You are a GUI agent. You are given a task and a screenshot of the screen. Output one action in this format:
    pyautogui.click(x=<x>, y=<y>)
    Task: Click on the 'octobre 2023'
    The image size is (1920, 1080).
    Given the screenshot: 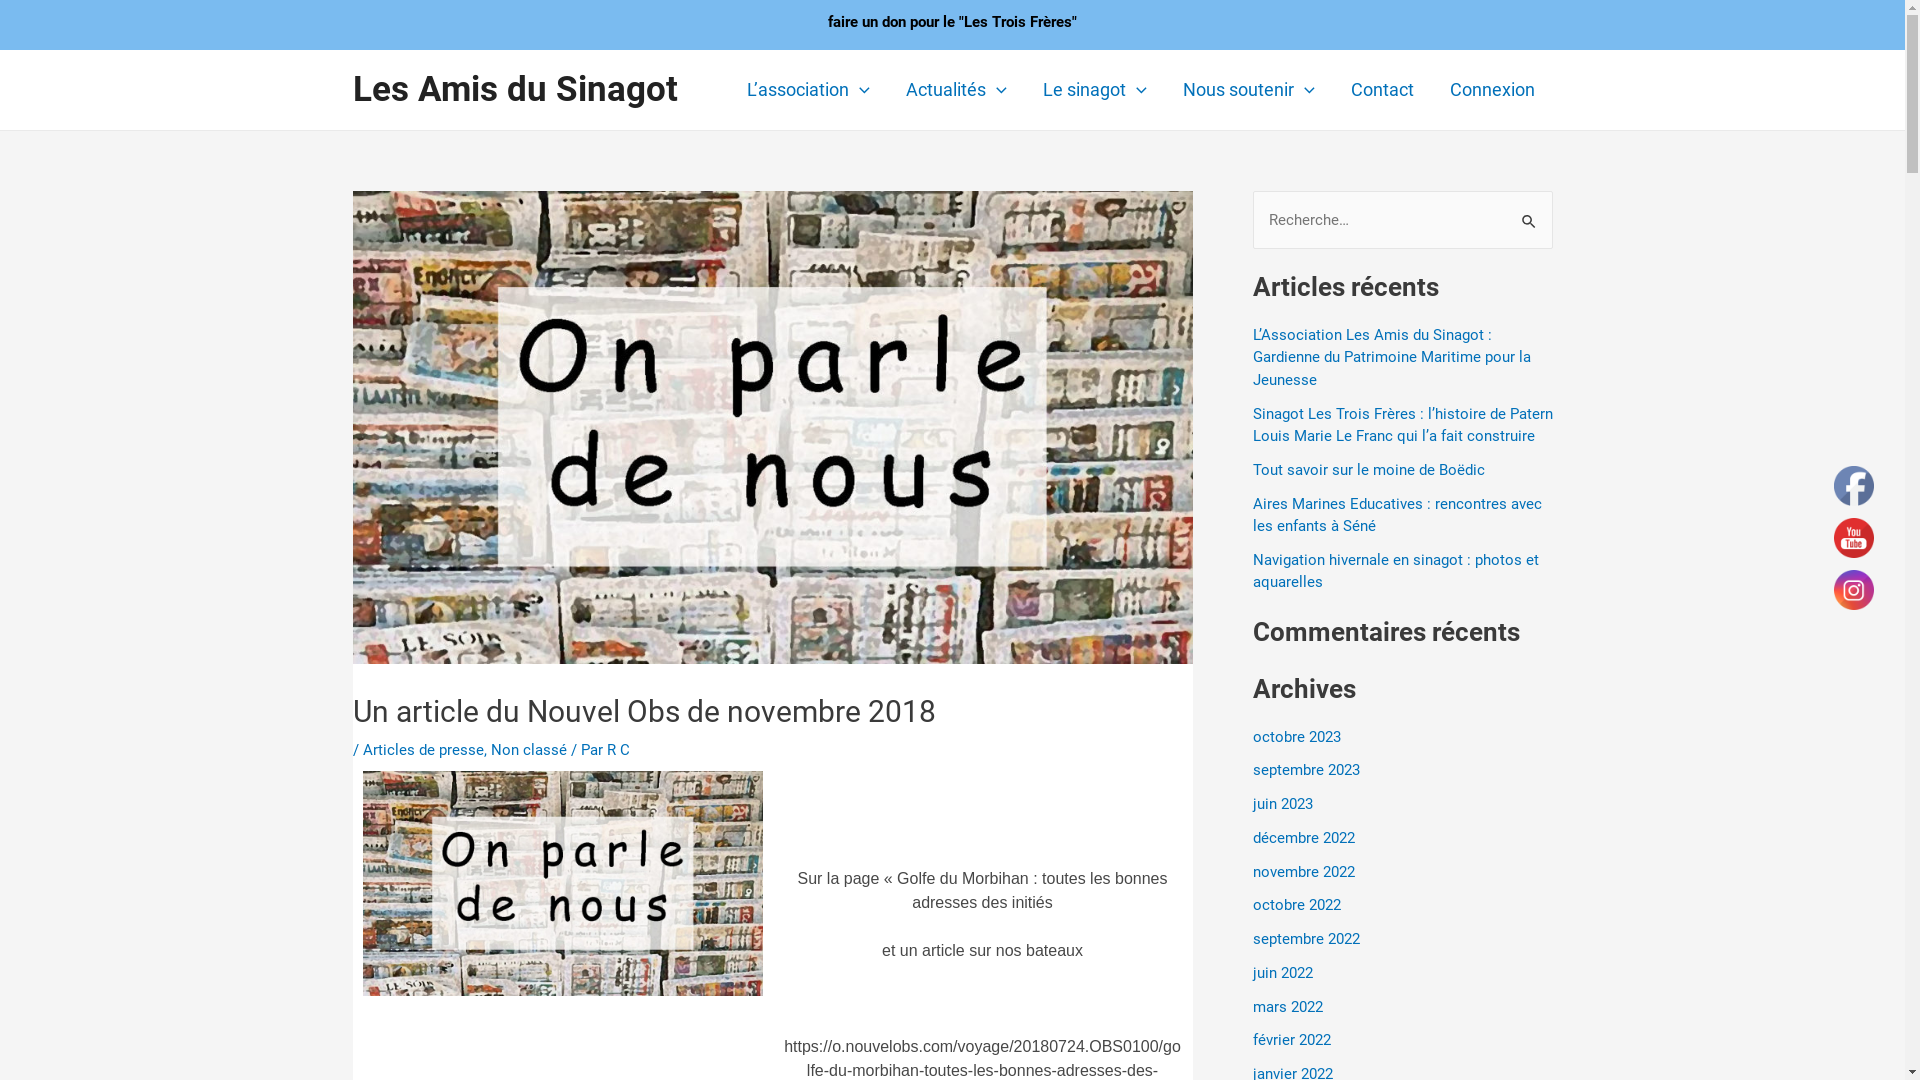 What is the action you would take?
    pyautogui.click(x=1296, y=736)
    